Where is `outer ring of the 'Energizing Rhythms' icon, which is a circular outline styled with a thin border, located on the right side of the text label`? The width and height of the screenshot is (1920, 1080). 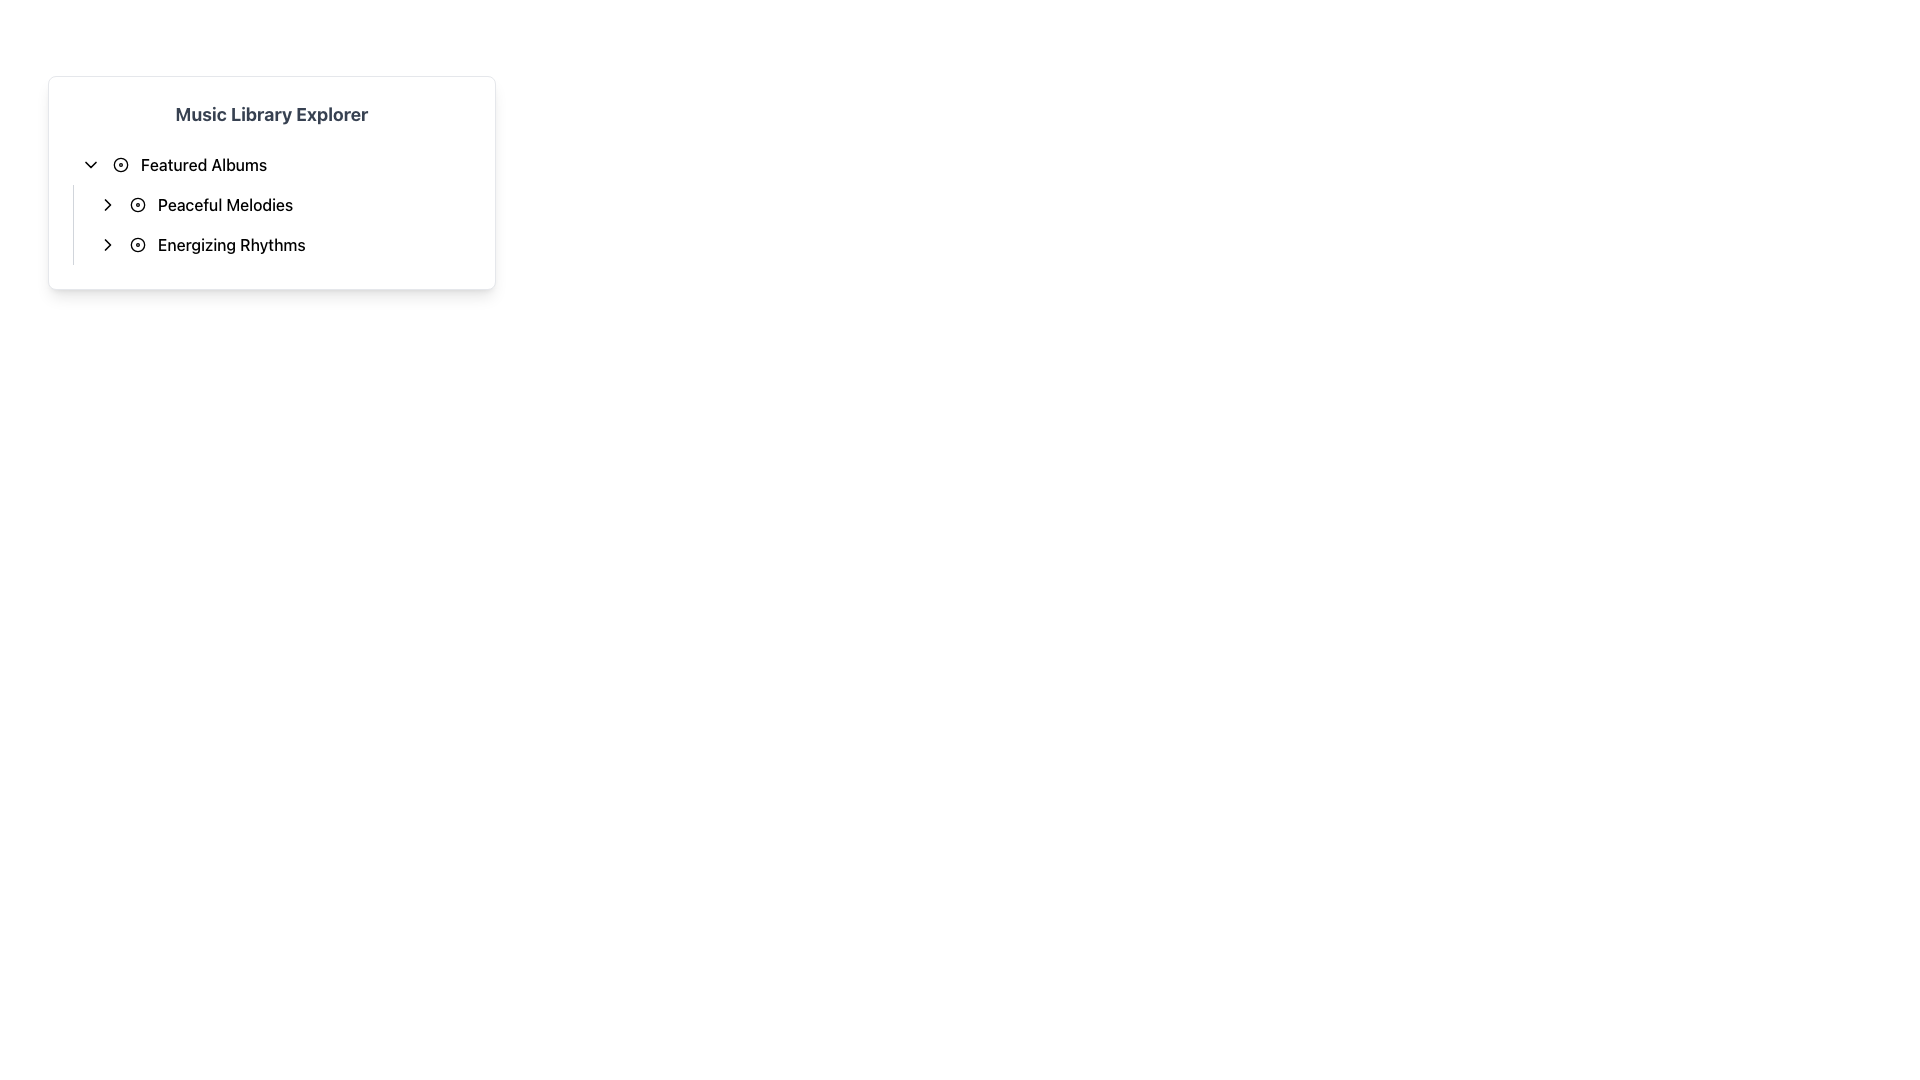
outer ring of the 'Energizing Rhythms' icon, which is a circular outline styled with a thin border, located on the right side of the text label is located at coordinates (137, 244).